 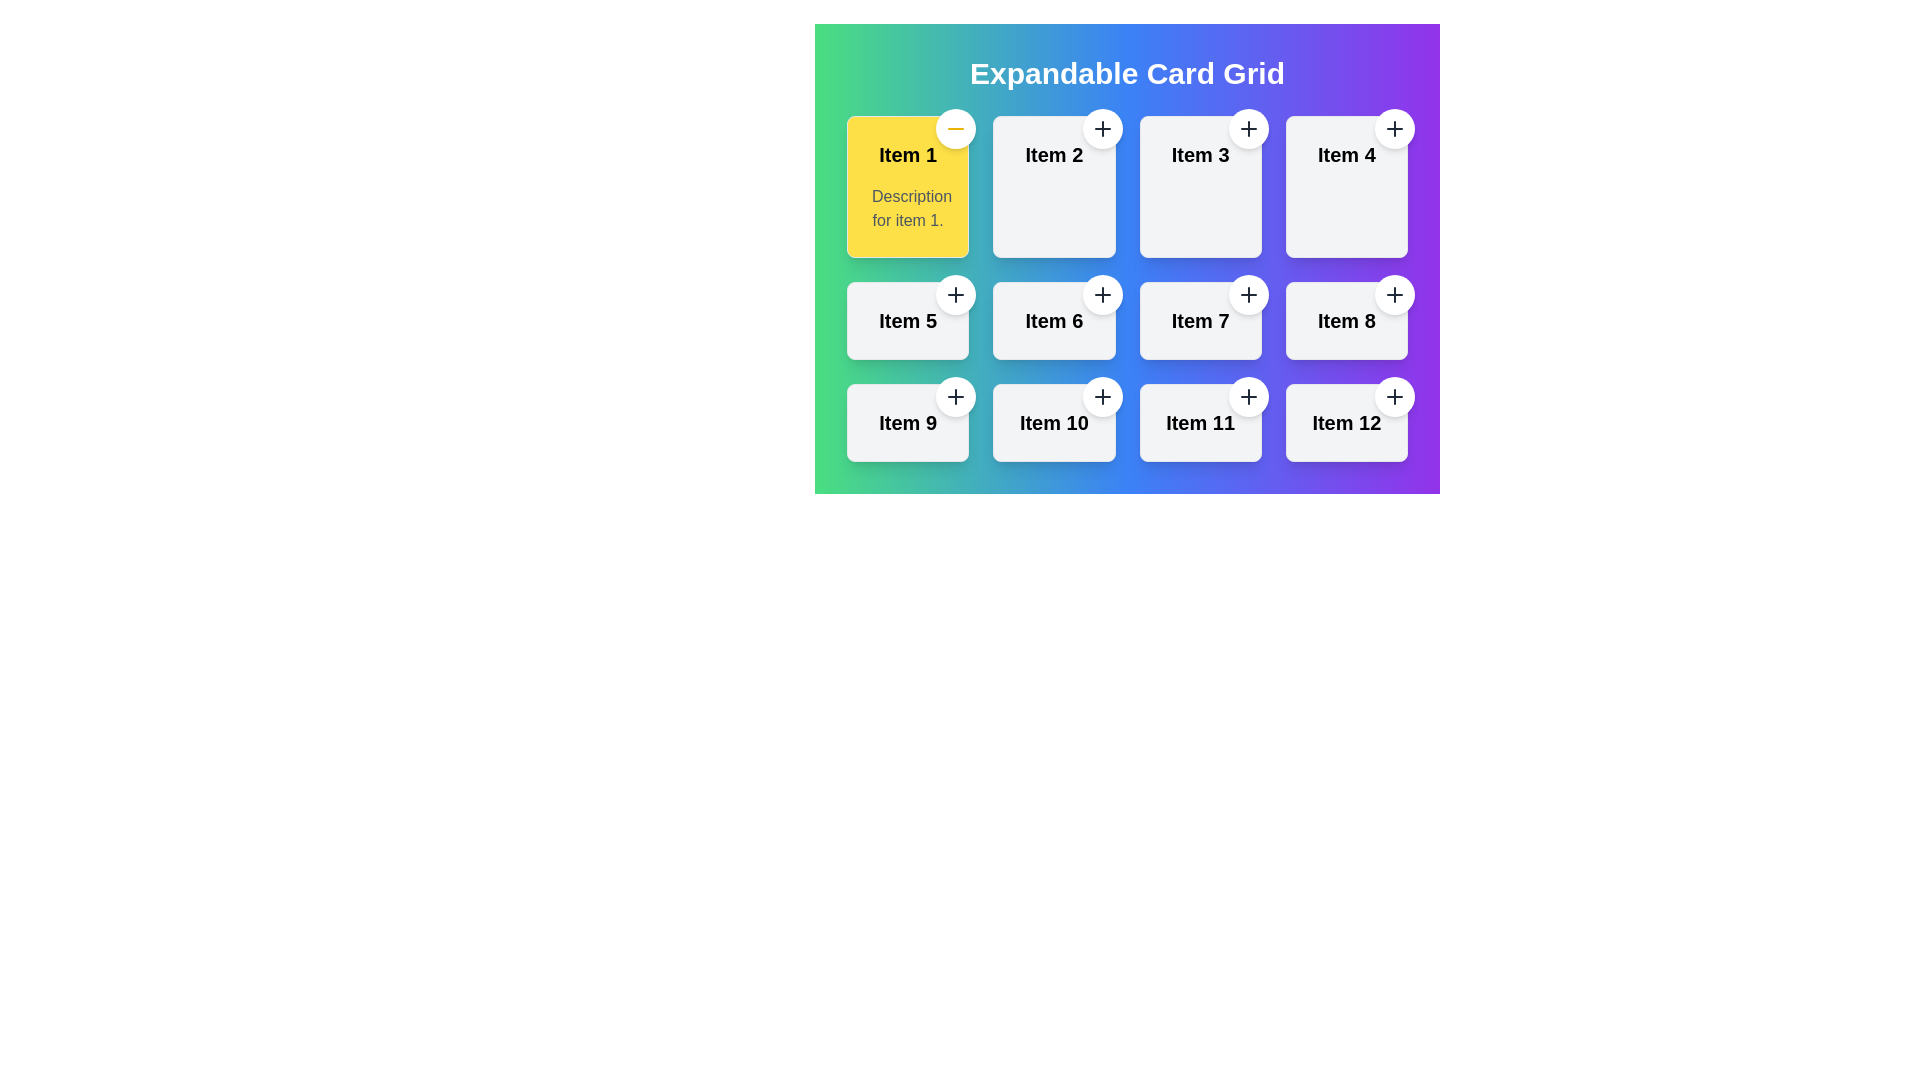 I want to click on the circular button with an icon, so click(x=1247, y=128).